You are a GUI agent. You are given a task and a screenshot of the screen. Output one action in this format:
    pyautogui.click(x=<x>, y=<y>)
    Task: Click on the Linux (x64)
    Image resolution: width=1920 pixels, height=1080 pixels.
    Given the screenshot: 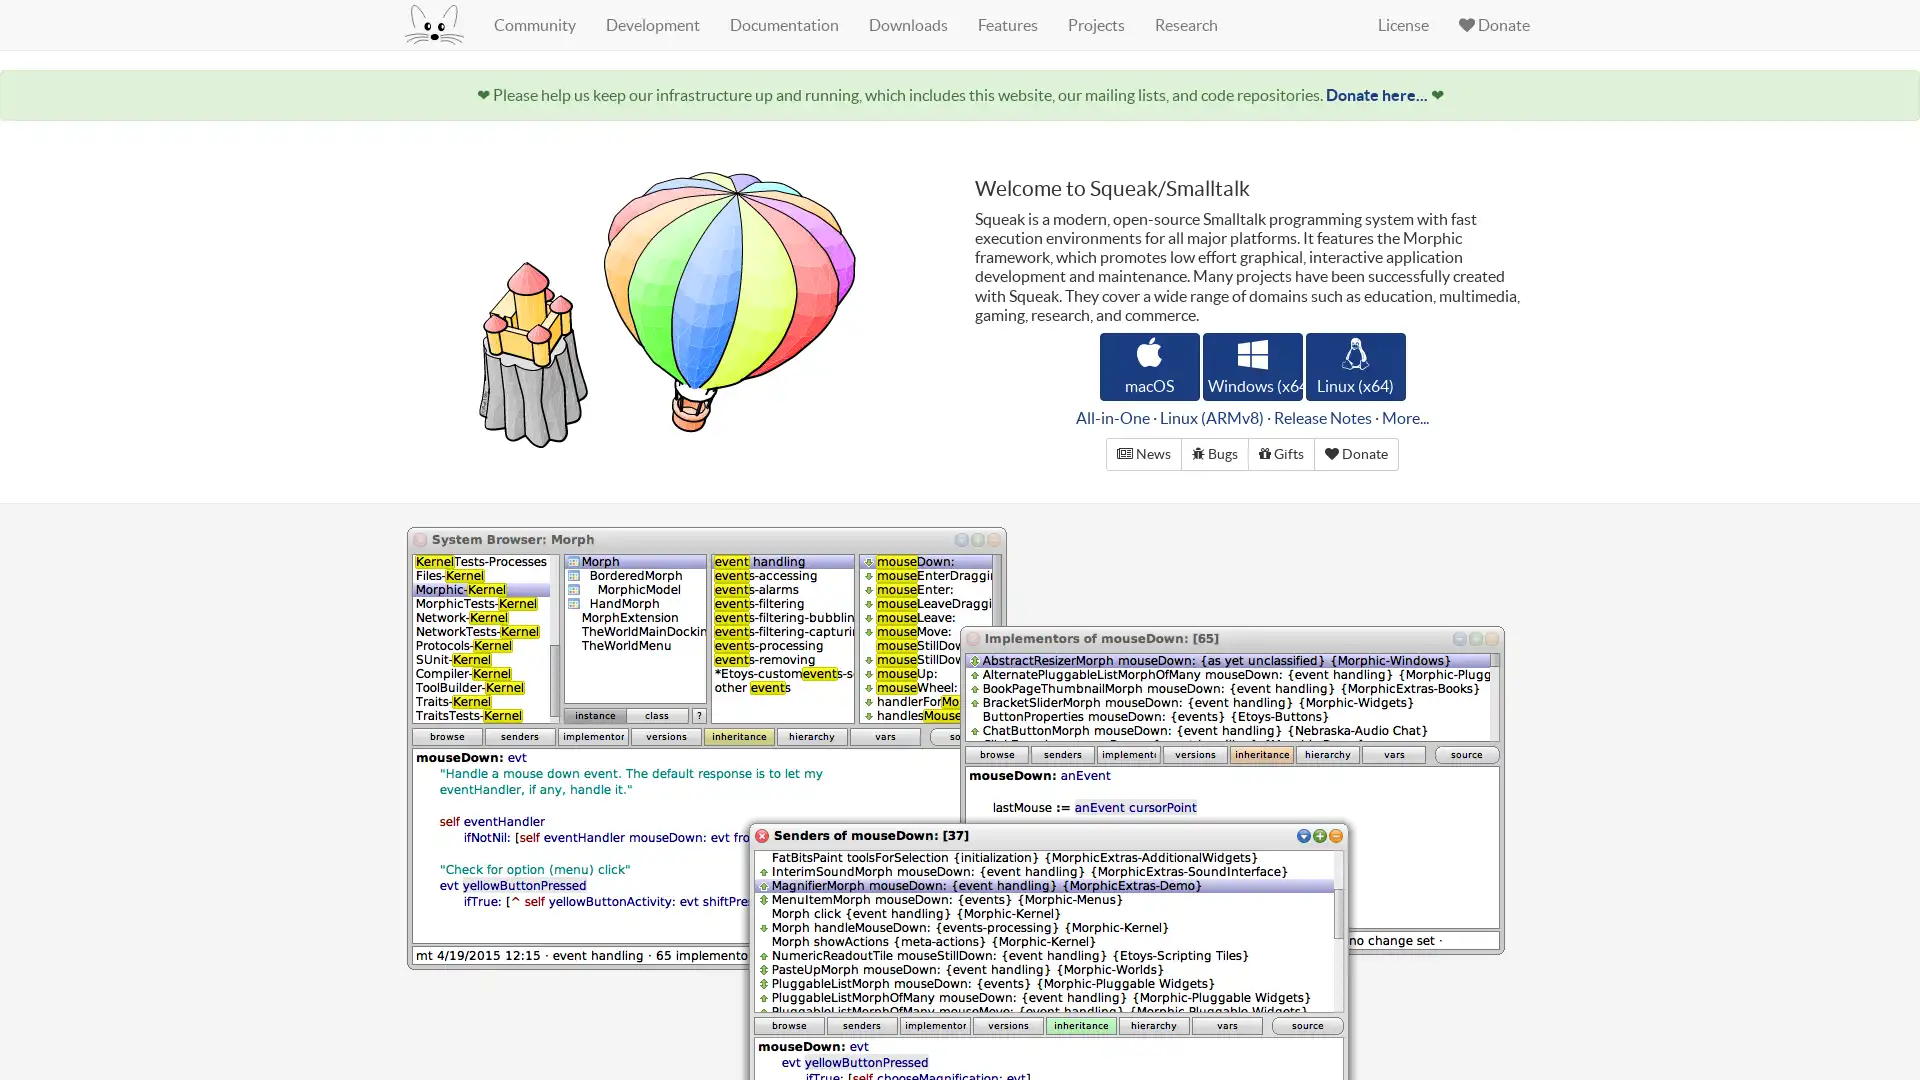 What is the action you would take?
    pyautogui.click(x=1354, y=366)
    